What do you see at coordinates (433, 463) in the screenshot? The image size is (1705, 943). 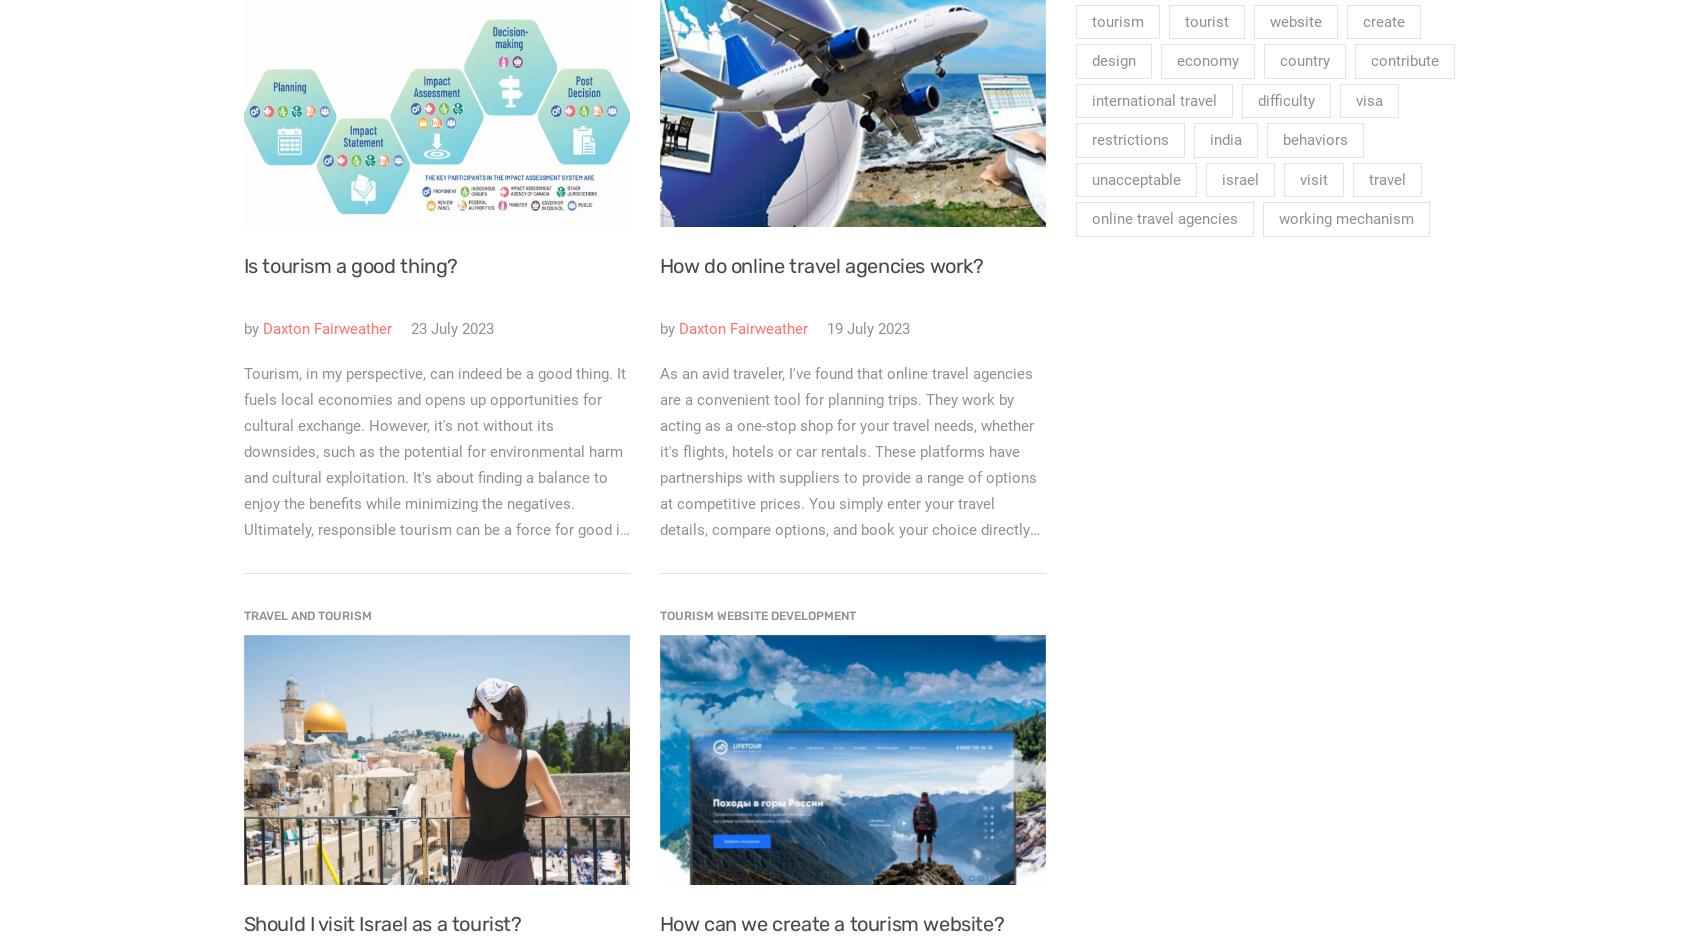 I see `'Tourism, in my perspective, can indeed be a good thing. It fuels local economies and opens up opportunities for cultural exchange. However, it's not without its downsides, such as the potential for environmental harm and cultural exploitation. It's about finding a balance to enjoy the benefits while minimizing the negatives. Ultimately, responsible tourism can be a force for good in the world.'` at bounding box center [433, 463].